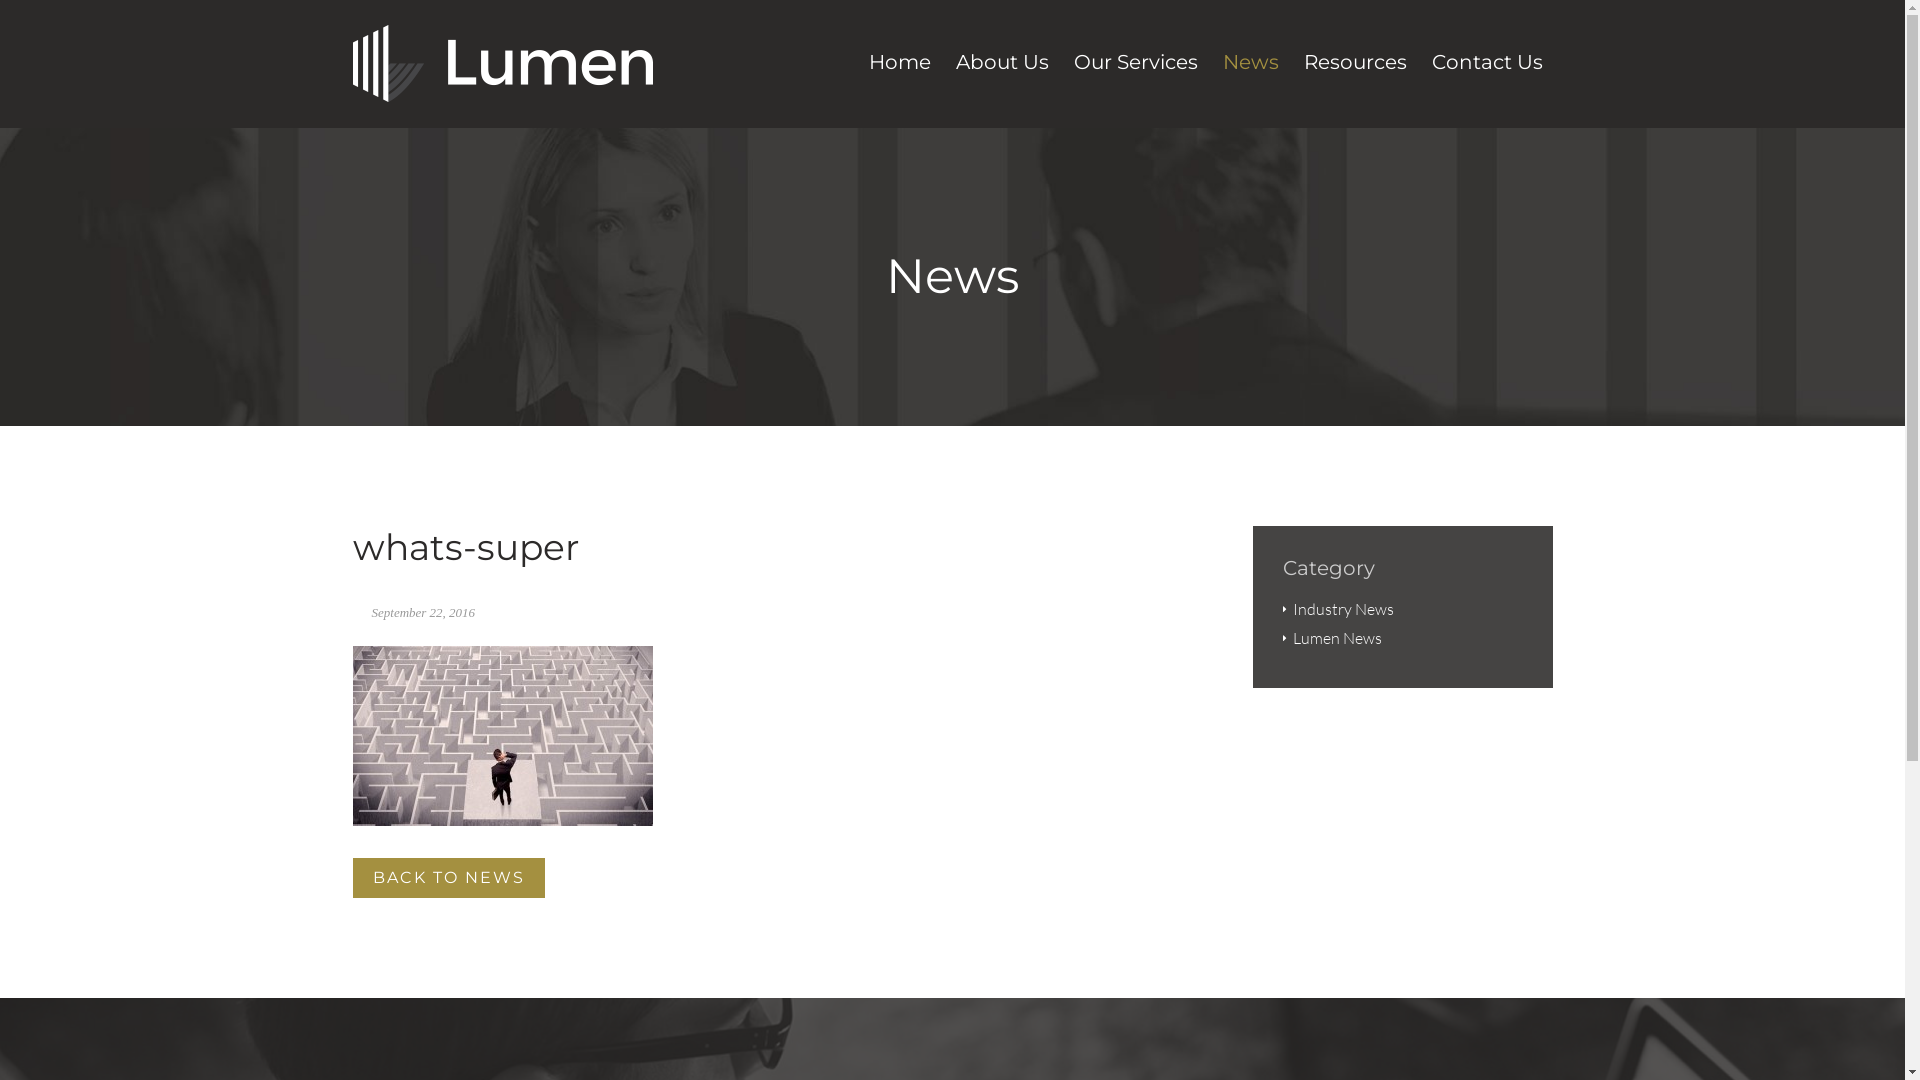 The height and width of the screenshot is (1080, 1920). I want to click on 'Industry News', so click(1342, 608).